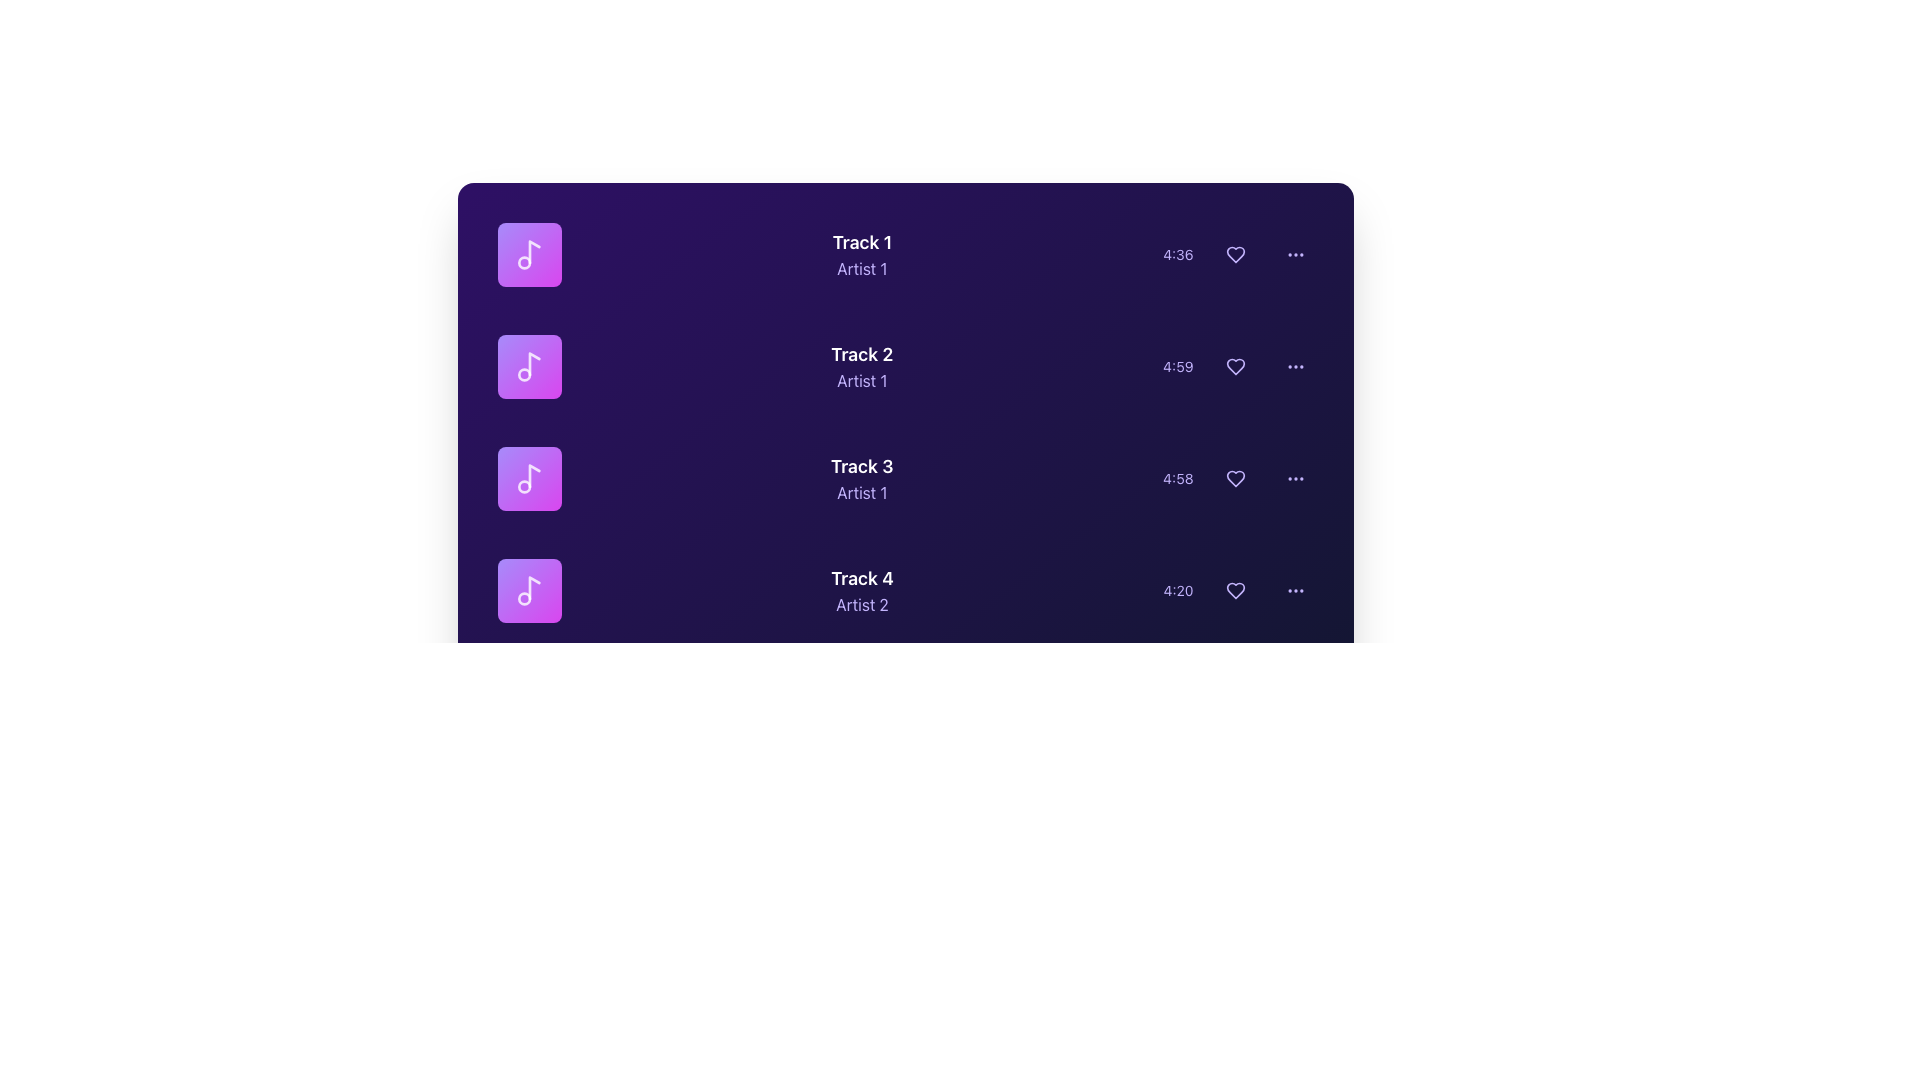 The width and height of the screenshot is (1920, 1080). What do you see at coordinates (1234, 478) in the screenshot?
I see `the heart icon located at the far right of the row for 'Track 3' in the music playlist to favorite or unfavorite the item` at bounding box center [1234, 478].